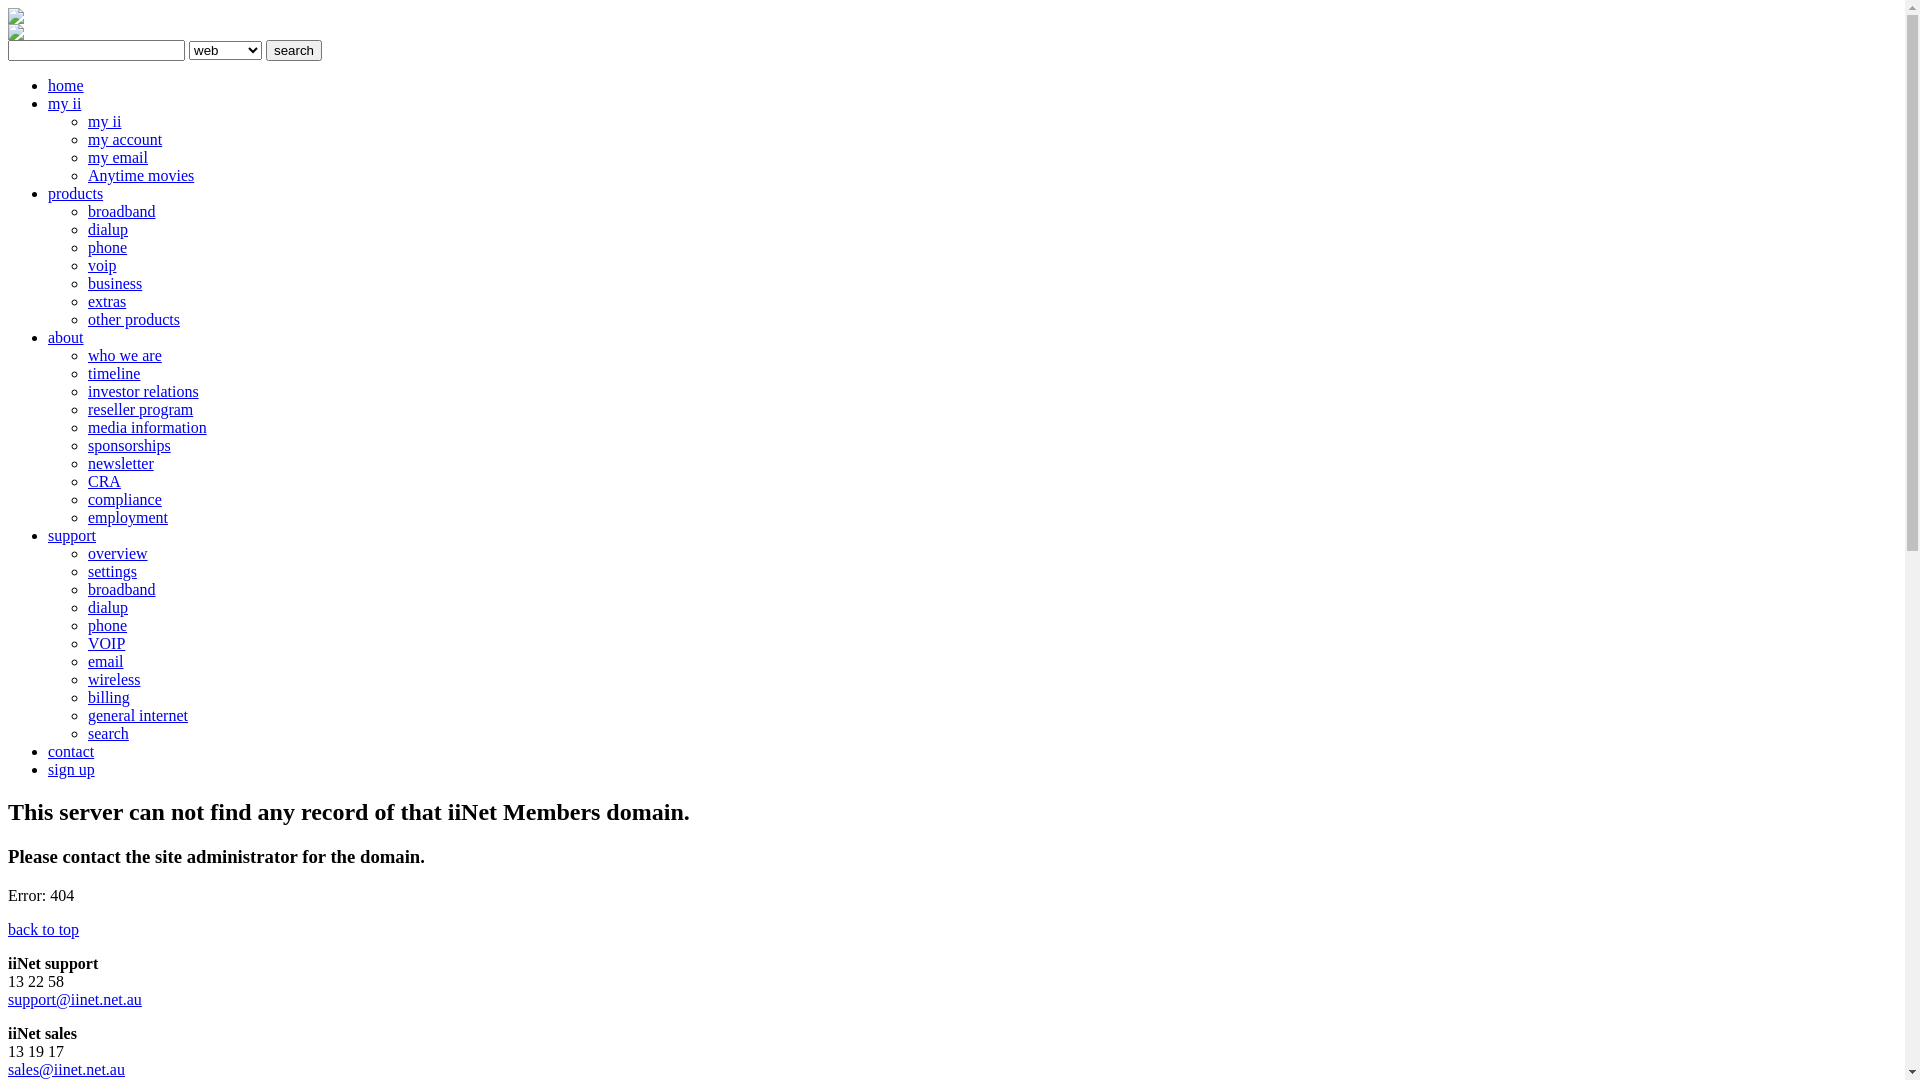  I want to click on 'my email', so click(86, 156).